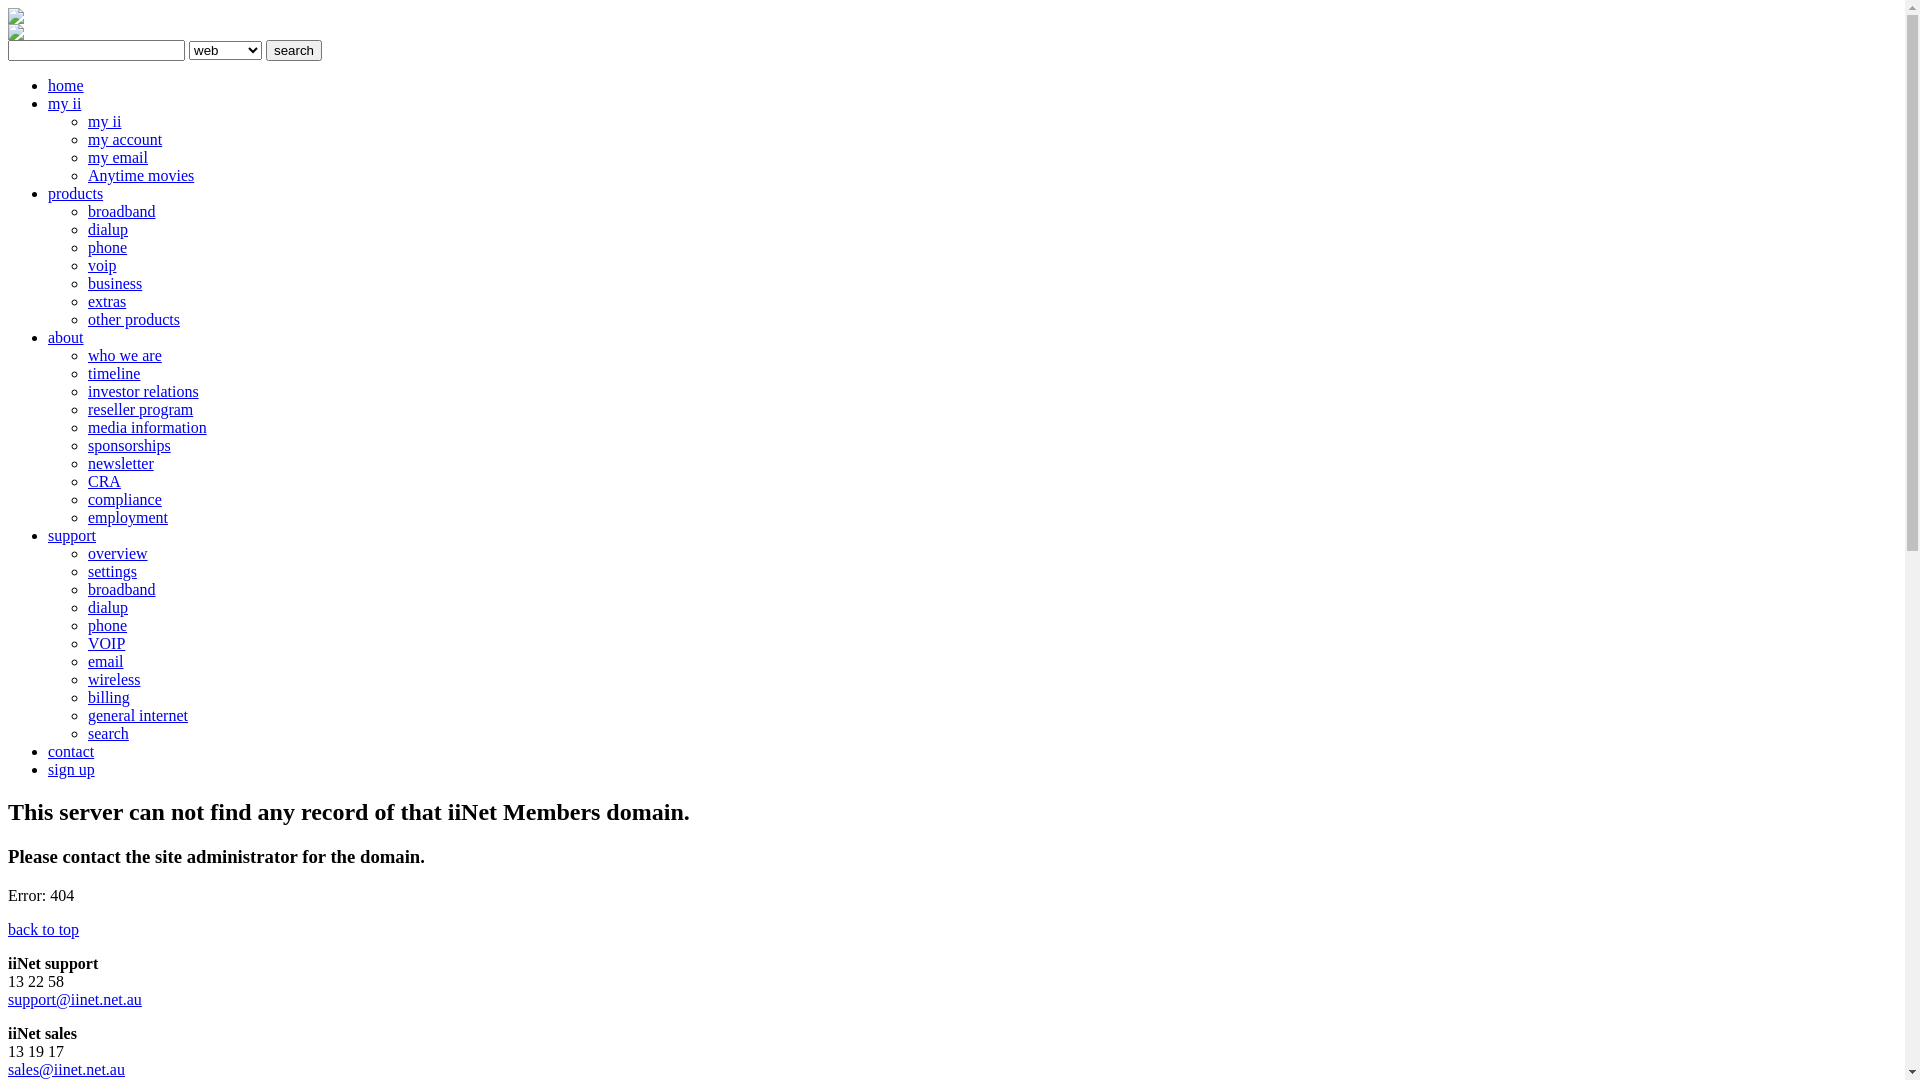  I want to click on 'my email', so click(86, 156).